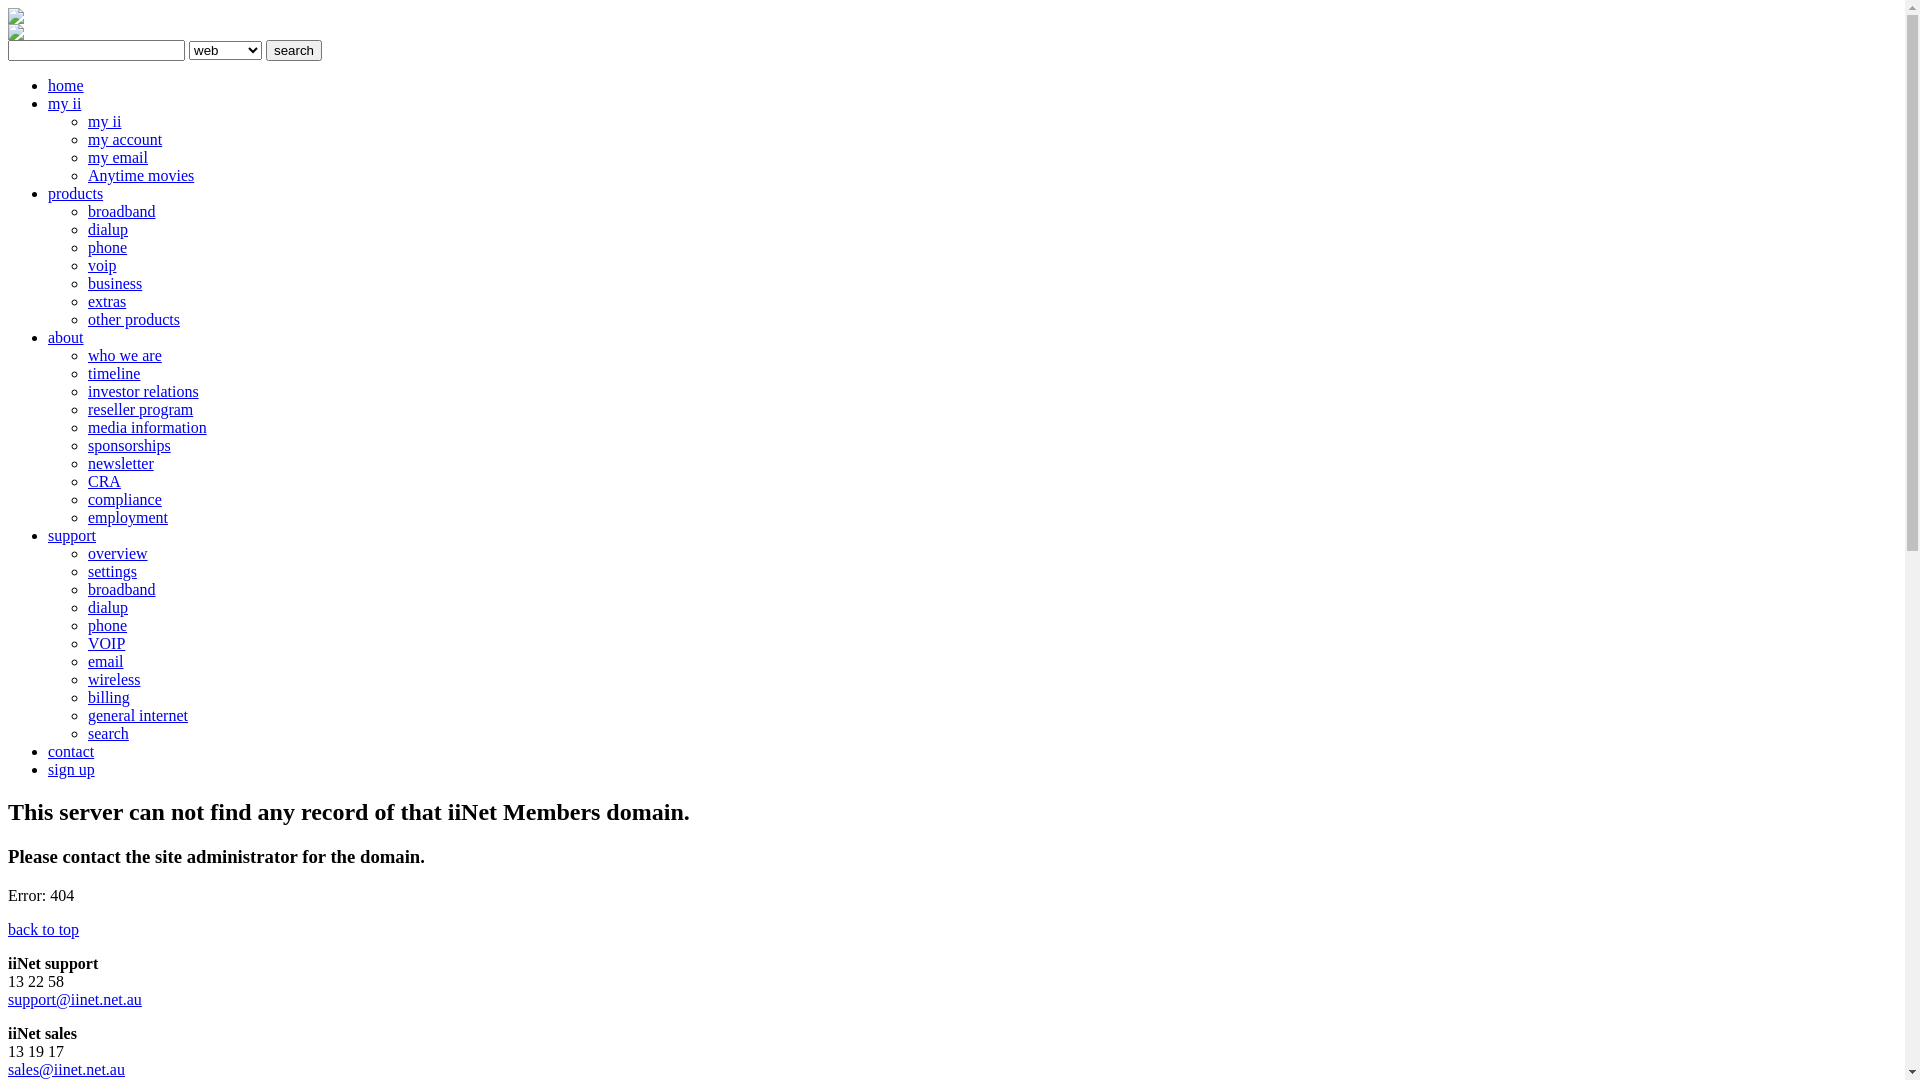  I want to click on 'my email', so click(86, 156).